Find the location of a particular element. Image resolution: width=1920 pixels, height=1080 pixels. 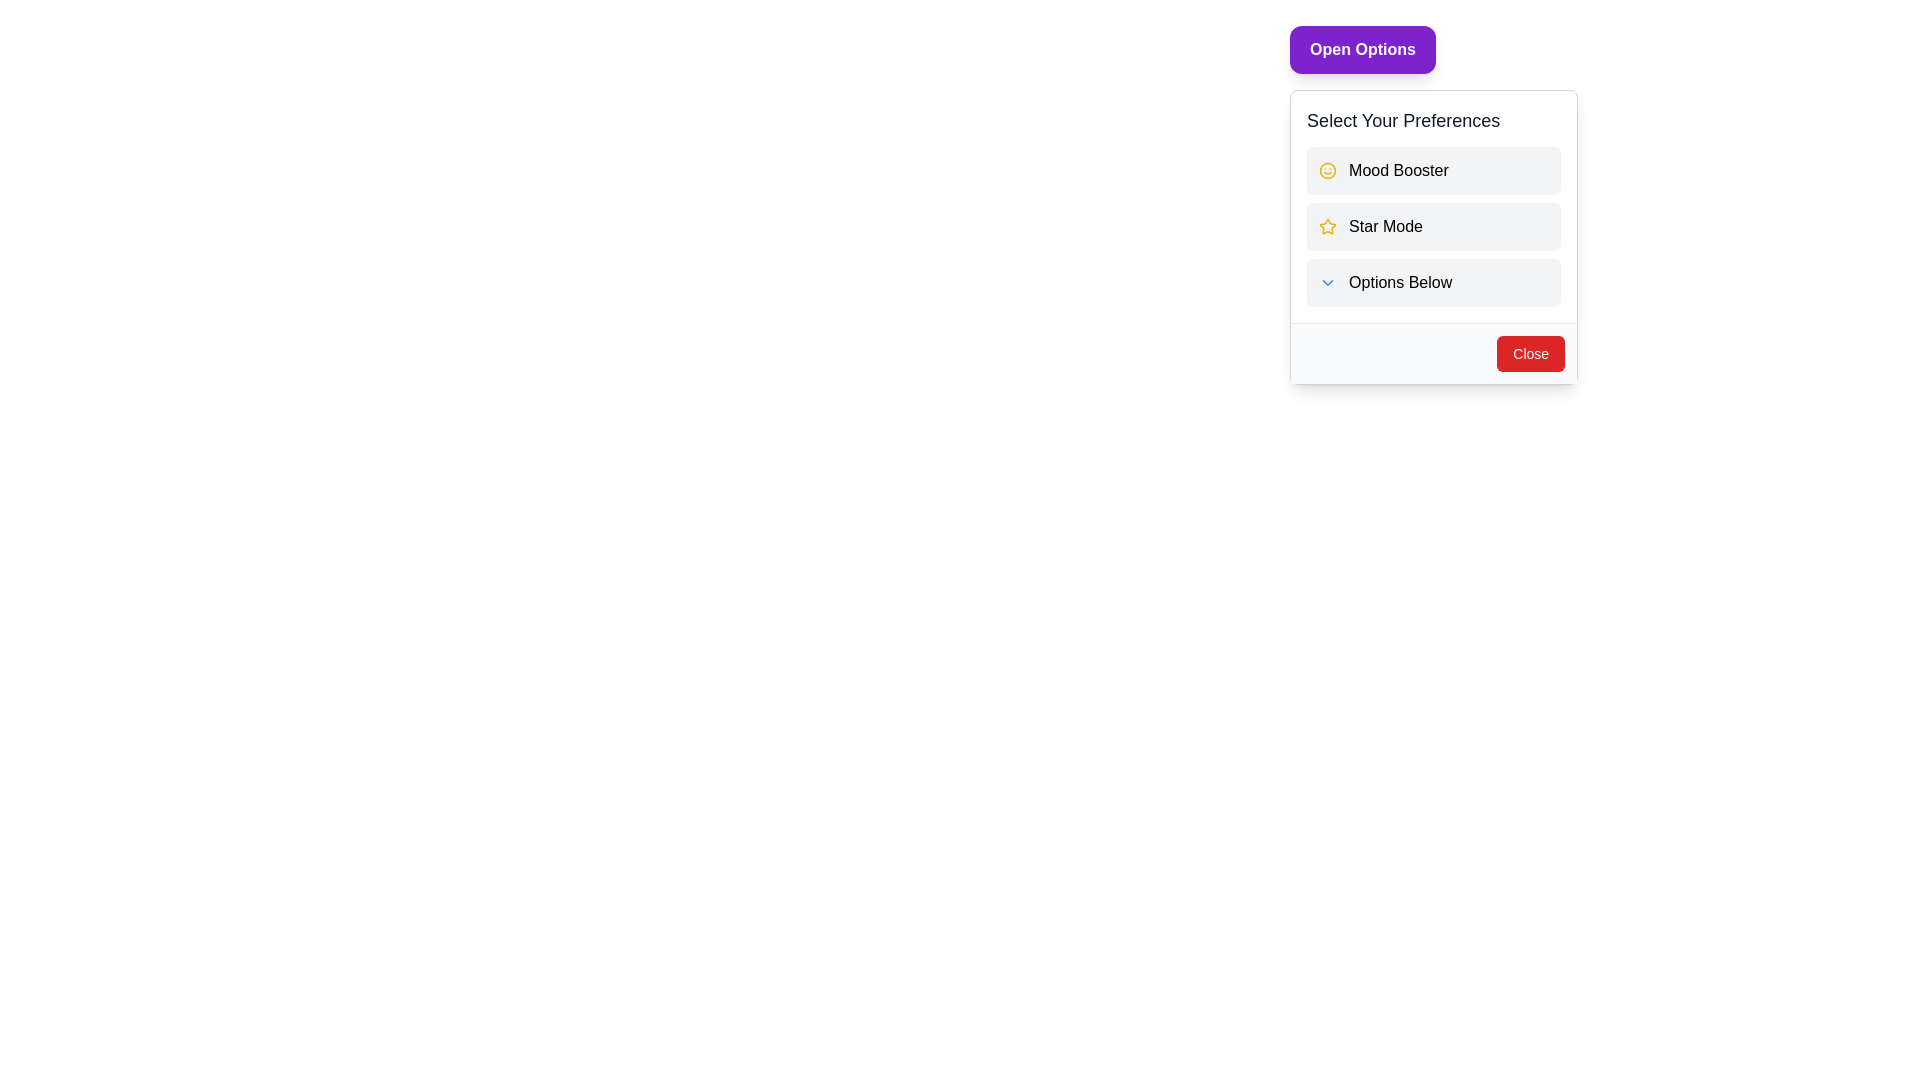

the close button located at the bottom-right corner of the card interface to observe the hover effect is located at coordinates (1530, 353).